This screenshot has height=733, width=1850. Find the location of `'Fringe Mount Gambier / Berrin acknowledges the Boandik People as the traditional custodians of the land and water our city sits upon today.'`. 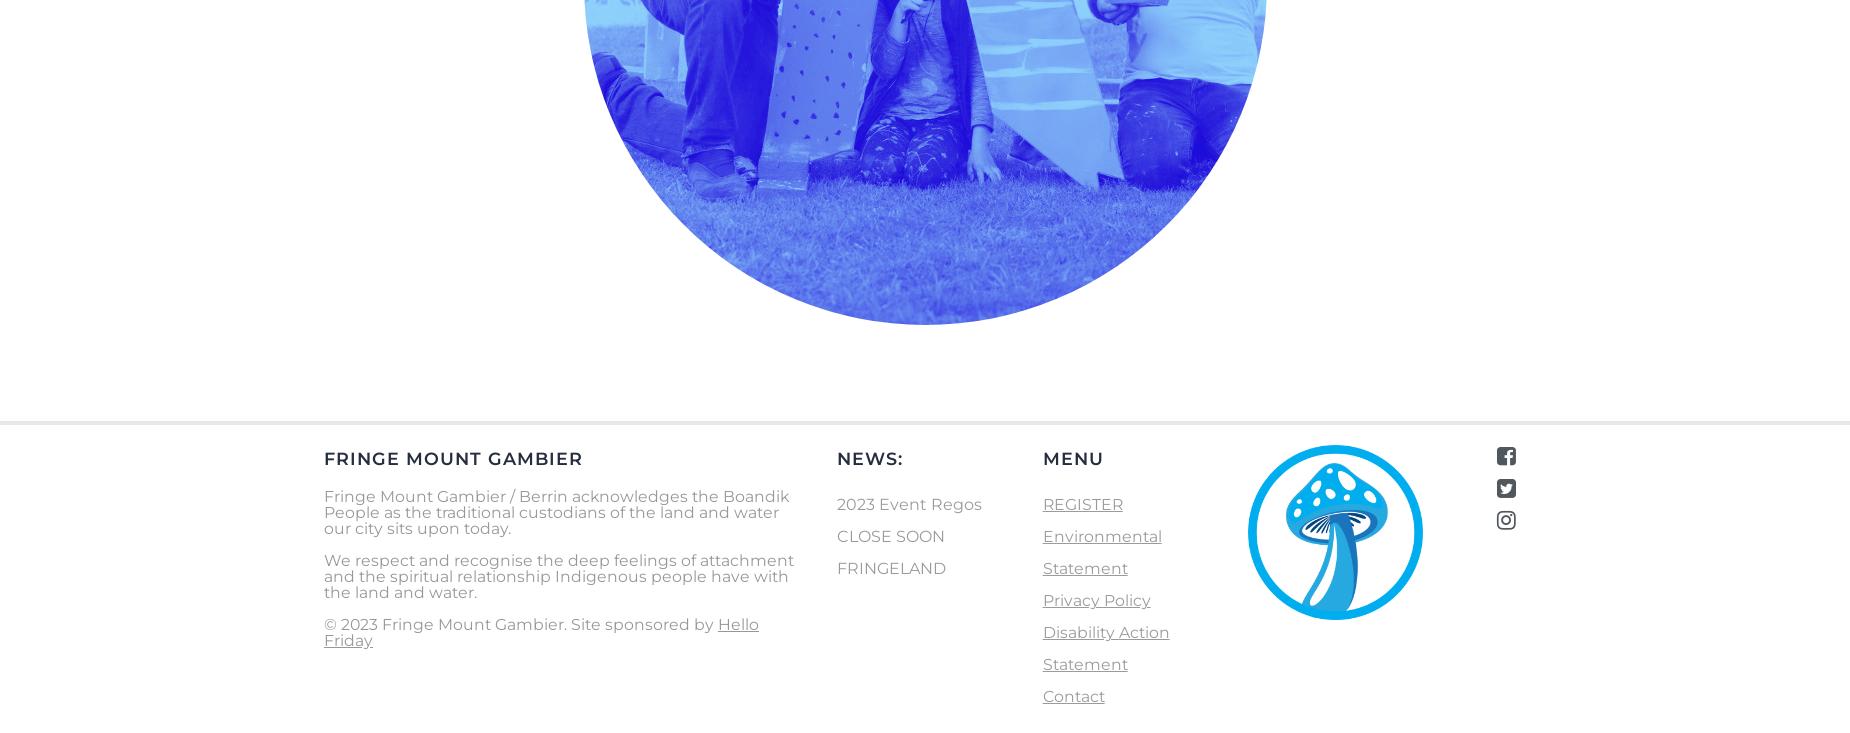

'Fringe Mount Gambier / Berrin acknowledges the Boandik People as the traditional custodians of the land and water our city sits upon today.' is located at coordinates (556, 510).